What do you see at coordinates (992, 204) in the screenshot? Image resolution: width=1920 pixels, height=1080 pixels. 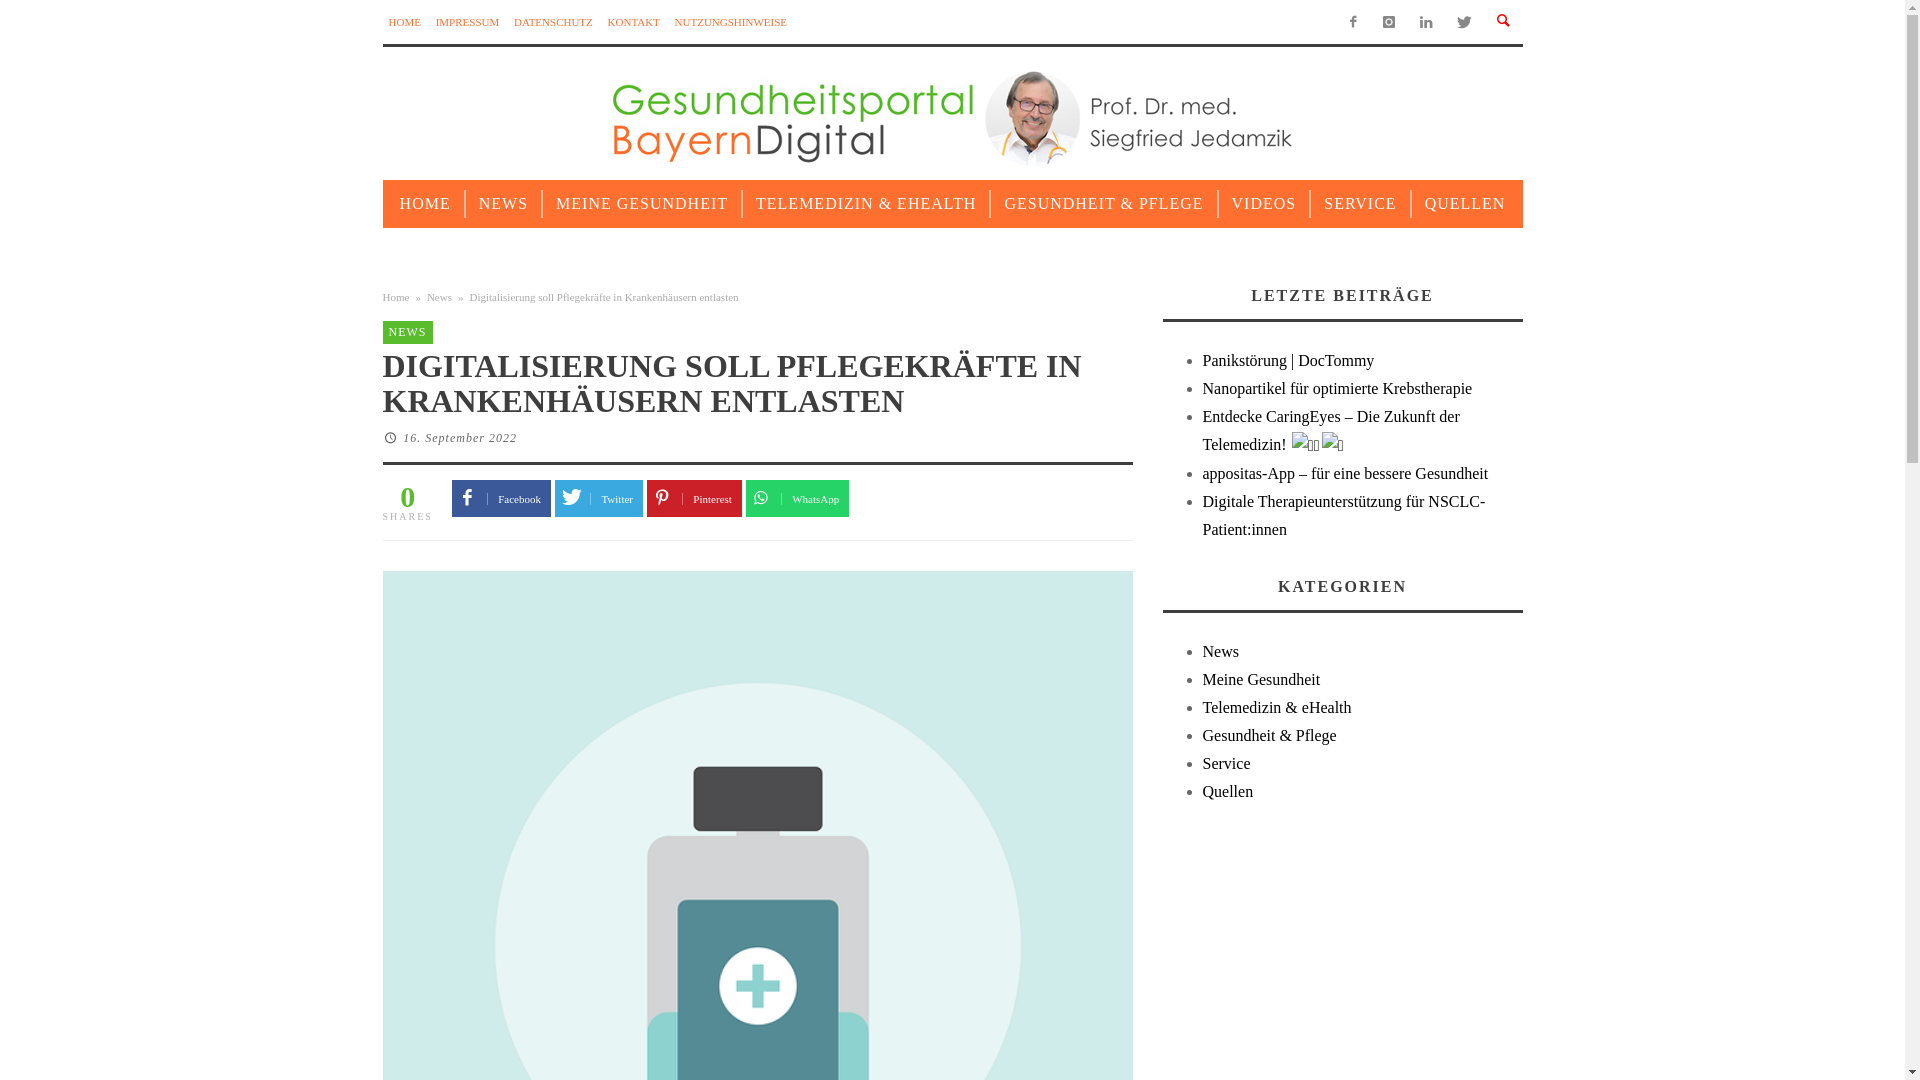 I see `'GESUNDHEIT & PFLEGE'` at bounding box center [992, 204].